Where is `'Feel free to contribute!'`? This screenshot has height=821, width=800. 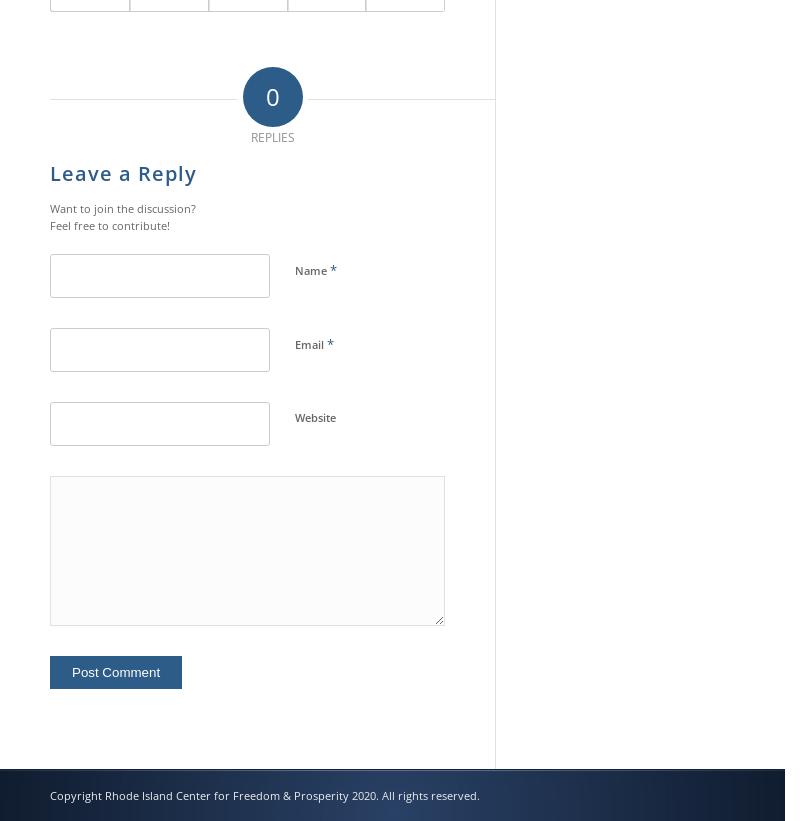
'Feel free to contribute!' is located at coordinates (49, 223).